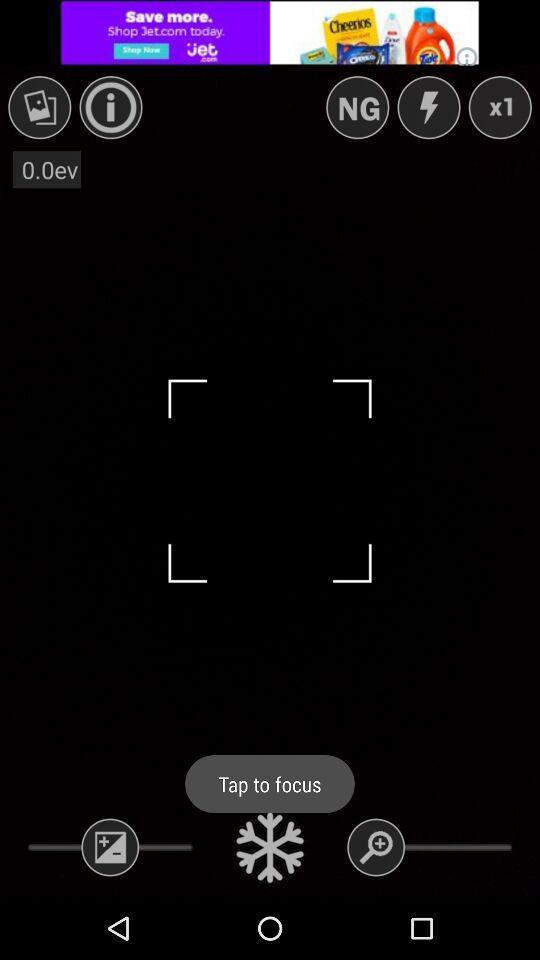 The width and height of the screenshot is (540, 960). I want to click on the swap icon, so click(356, 107).